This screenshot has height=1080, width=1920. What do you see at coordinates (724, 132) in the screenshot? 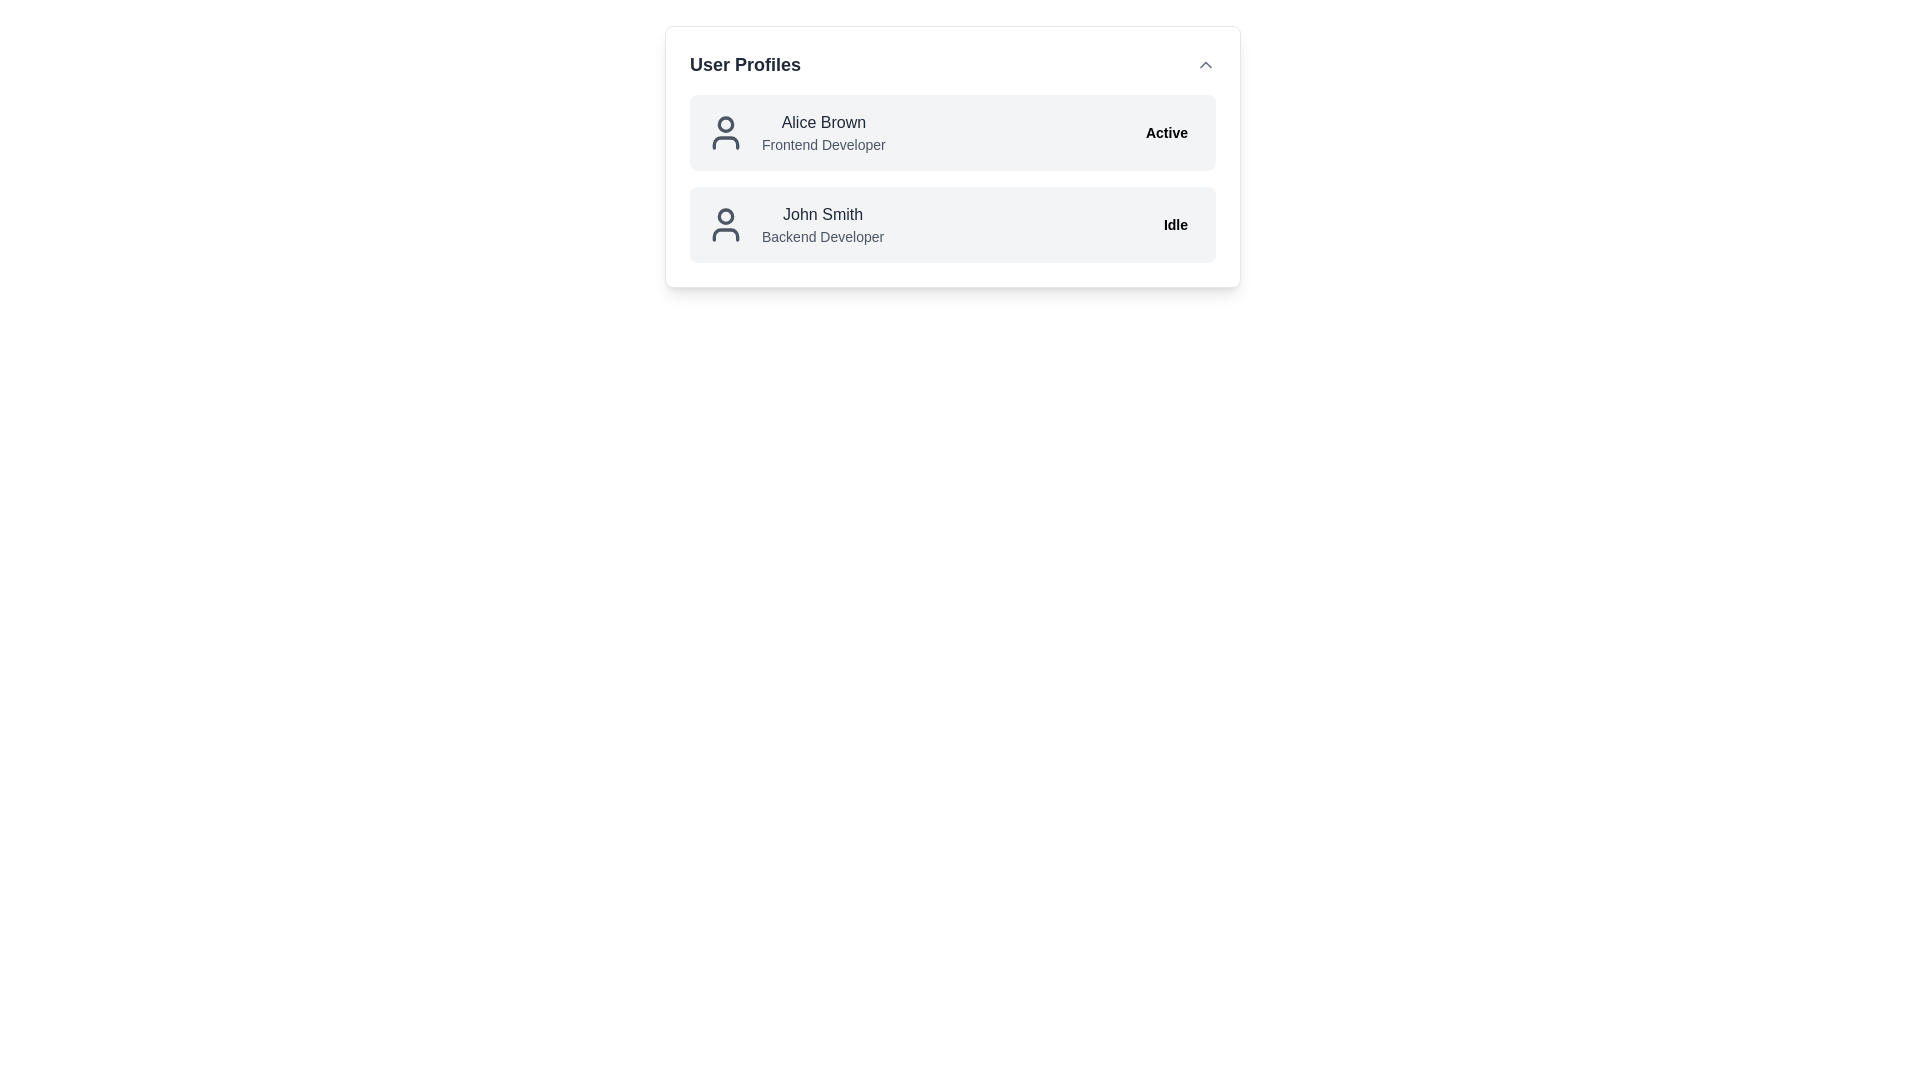
I see `the user profile icon representing 'Alice Brown', which is a gray circular icon with minimalistic lines, located to the left of the text details` at bounding box center [724, 132].